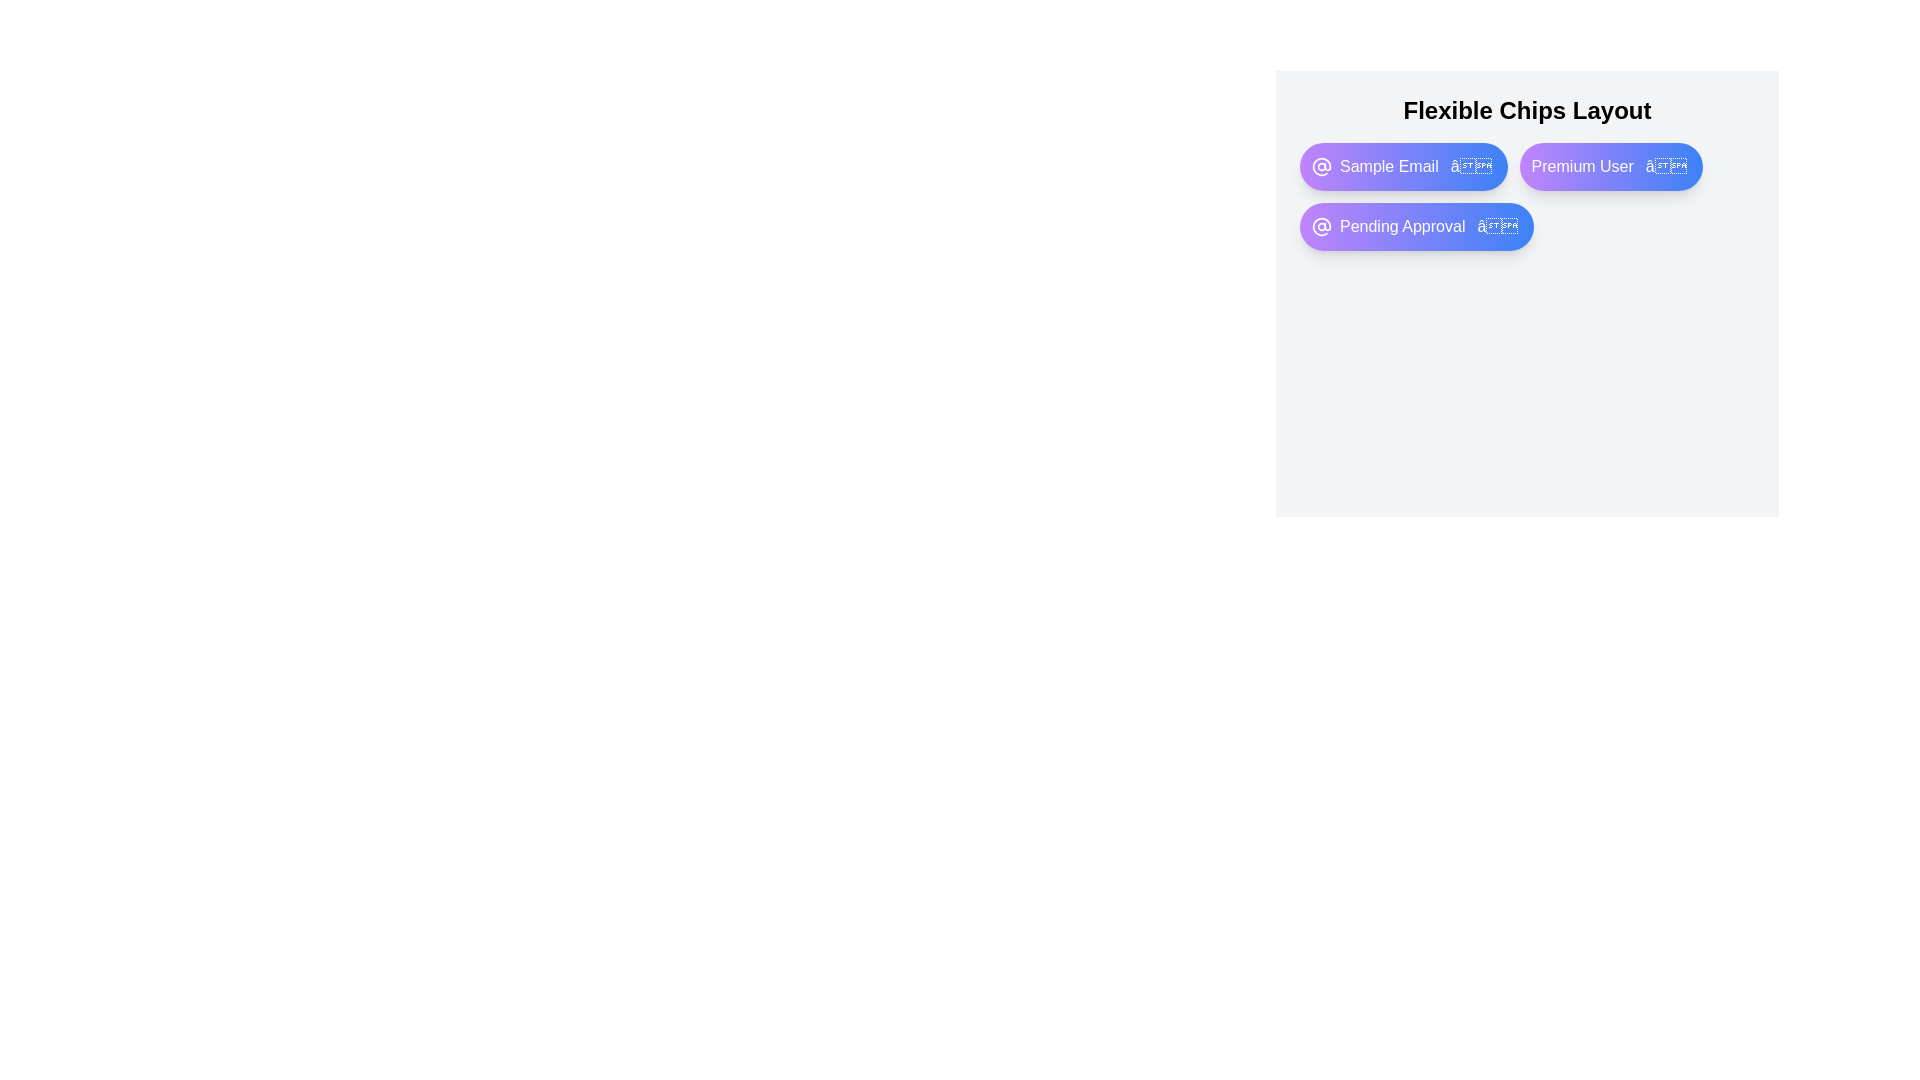 This screenshot has height=1080, width=1920. What do you see at coordinates (1497, 226) in the screenshot?
I see `close button of the chip labeled Pending Approval to remove it` at bounding box center [1497, 226].